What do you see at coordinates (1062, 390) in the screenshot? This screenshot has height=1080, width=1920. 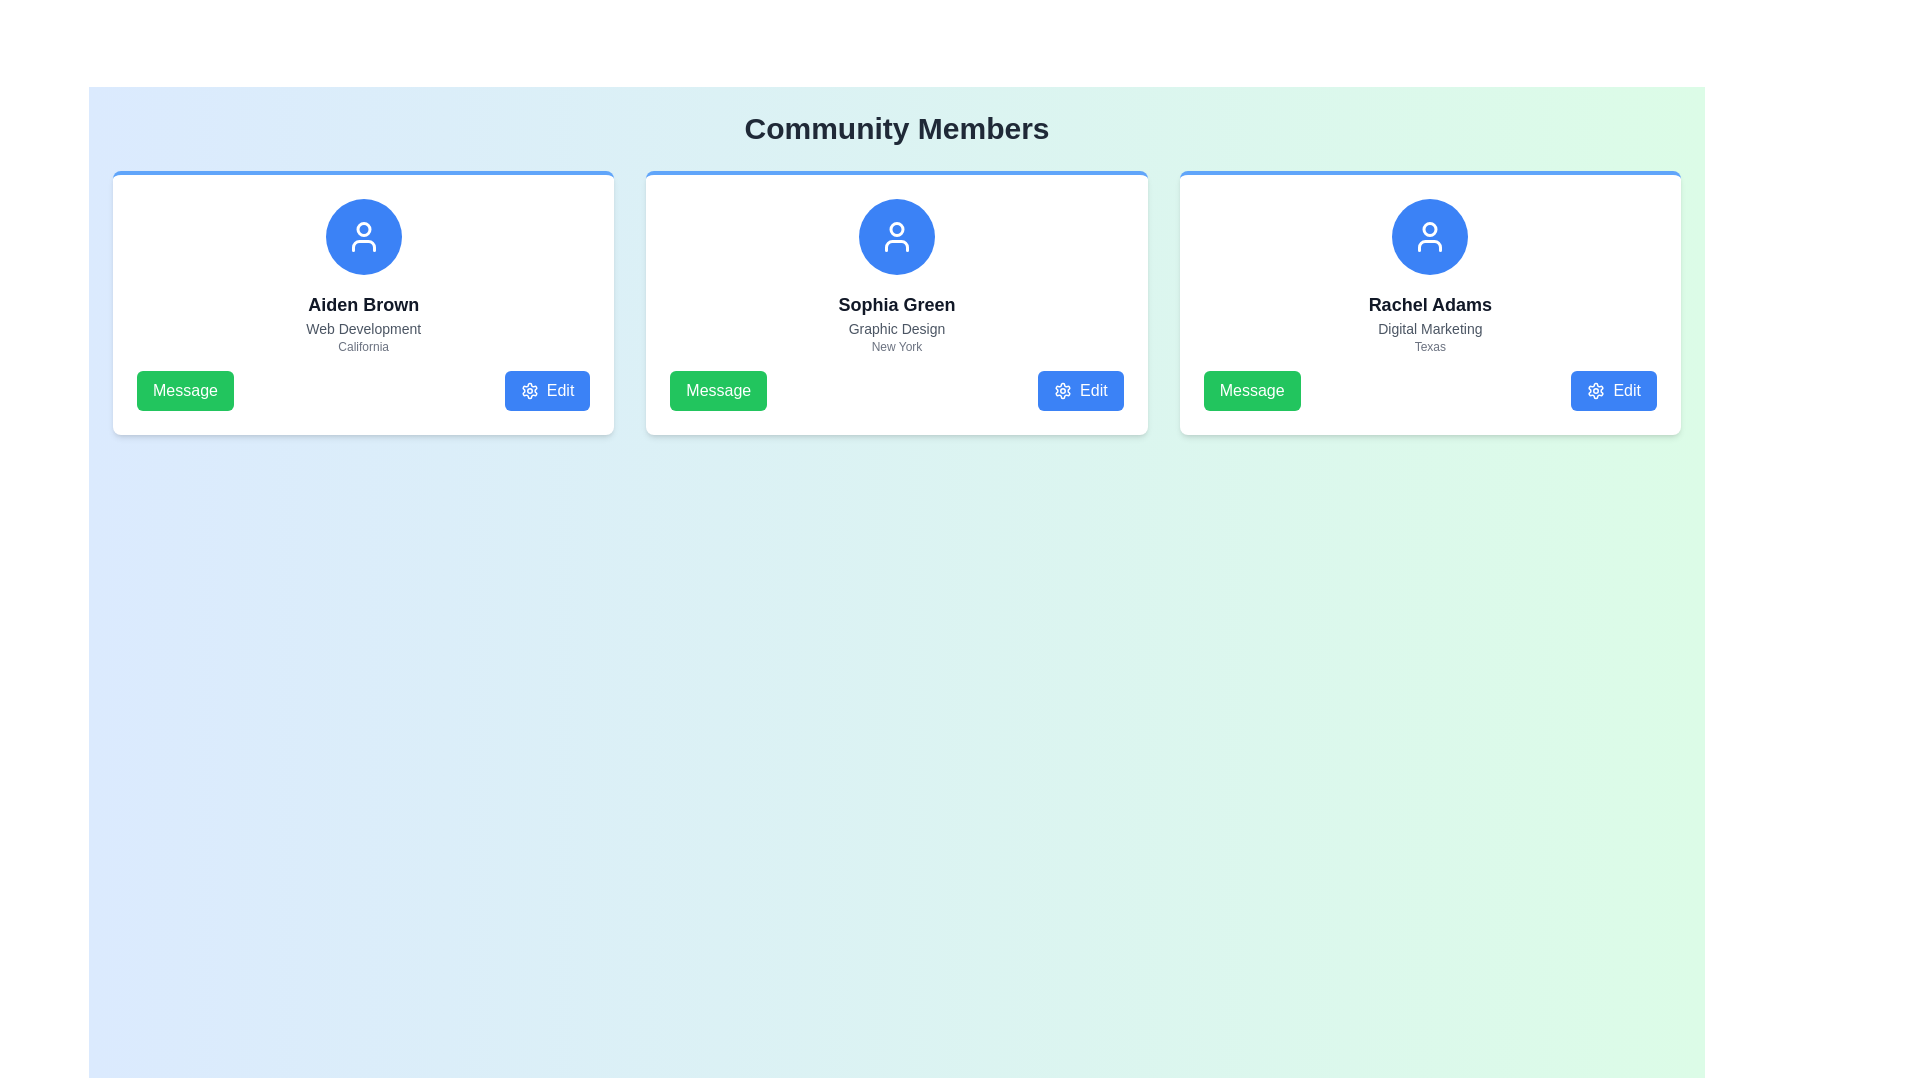 I see `the settings icon resembling a cogwheel located in the 'Edit' button area below the profile card of 'Sophia Green'` at bounding box center [1062, 390].